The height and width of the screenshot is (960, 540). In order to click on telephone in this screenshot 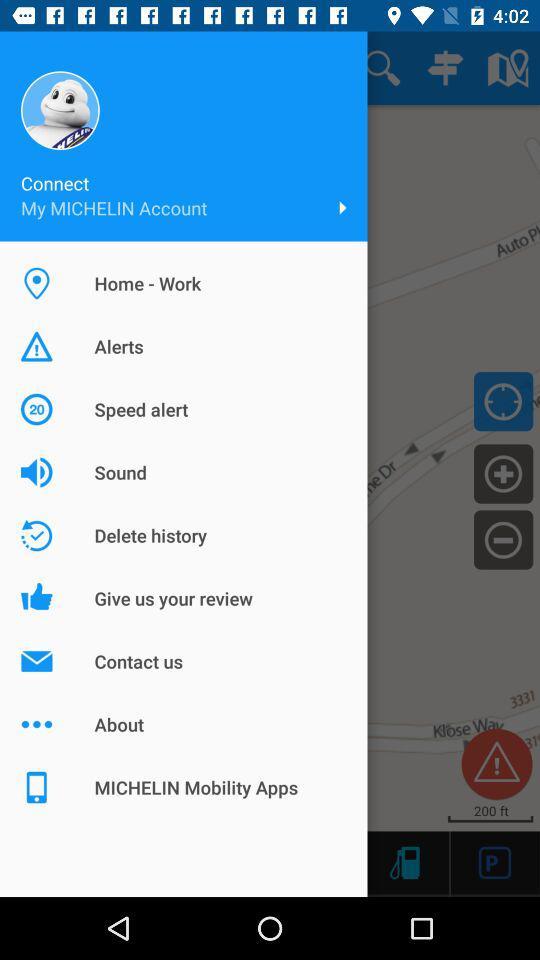, I will do `click(404, 861)`.